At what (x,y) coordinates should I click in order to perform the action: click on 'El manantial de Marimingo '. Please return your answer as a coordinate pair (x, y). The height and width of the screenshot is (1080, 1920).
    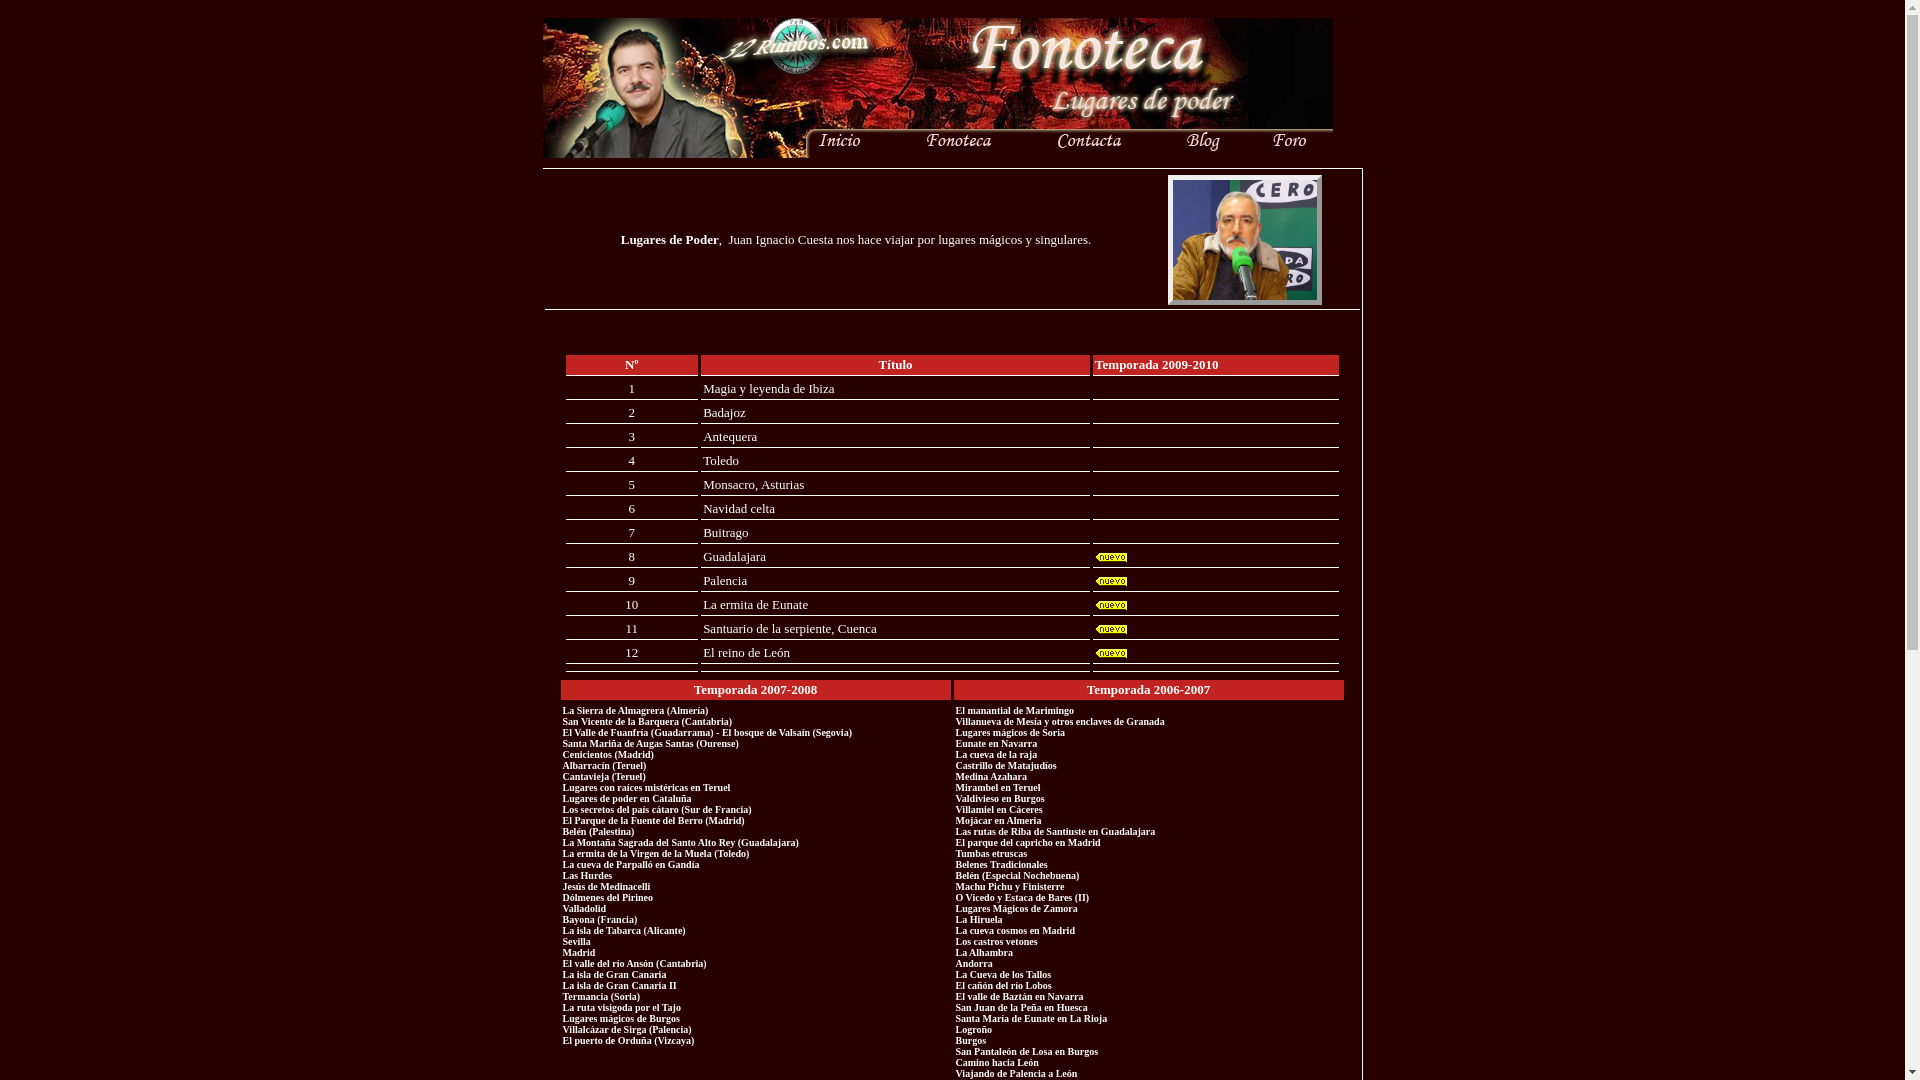
    Looking at the image, I should click on (1016, 709).